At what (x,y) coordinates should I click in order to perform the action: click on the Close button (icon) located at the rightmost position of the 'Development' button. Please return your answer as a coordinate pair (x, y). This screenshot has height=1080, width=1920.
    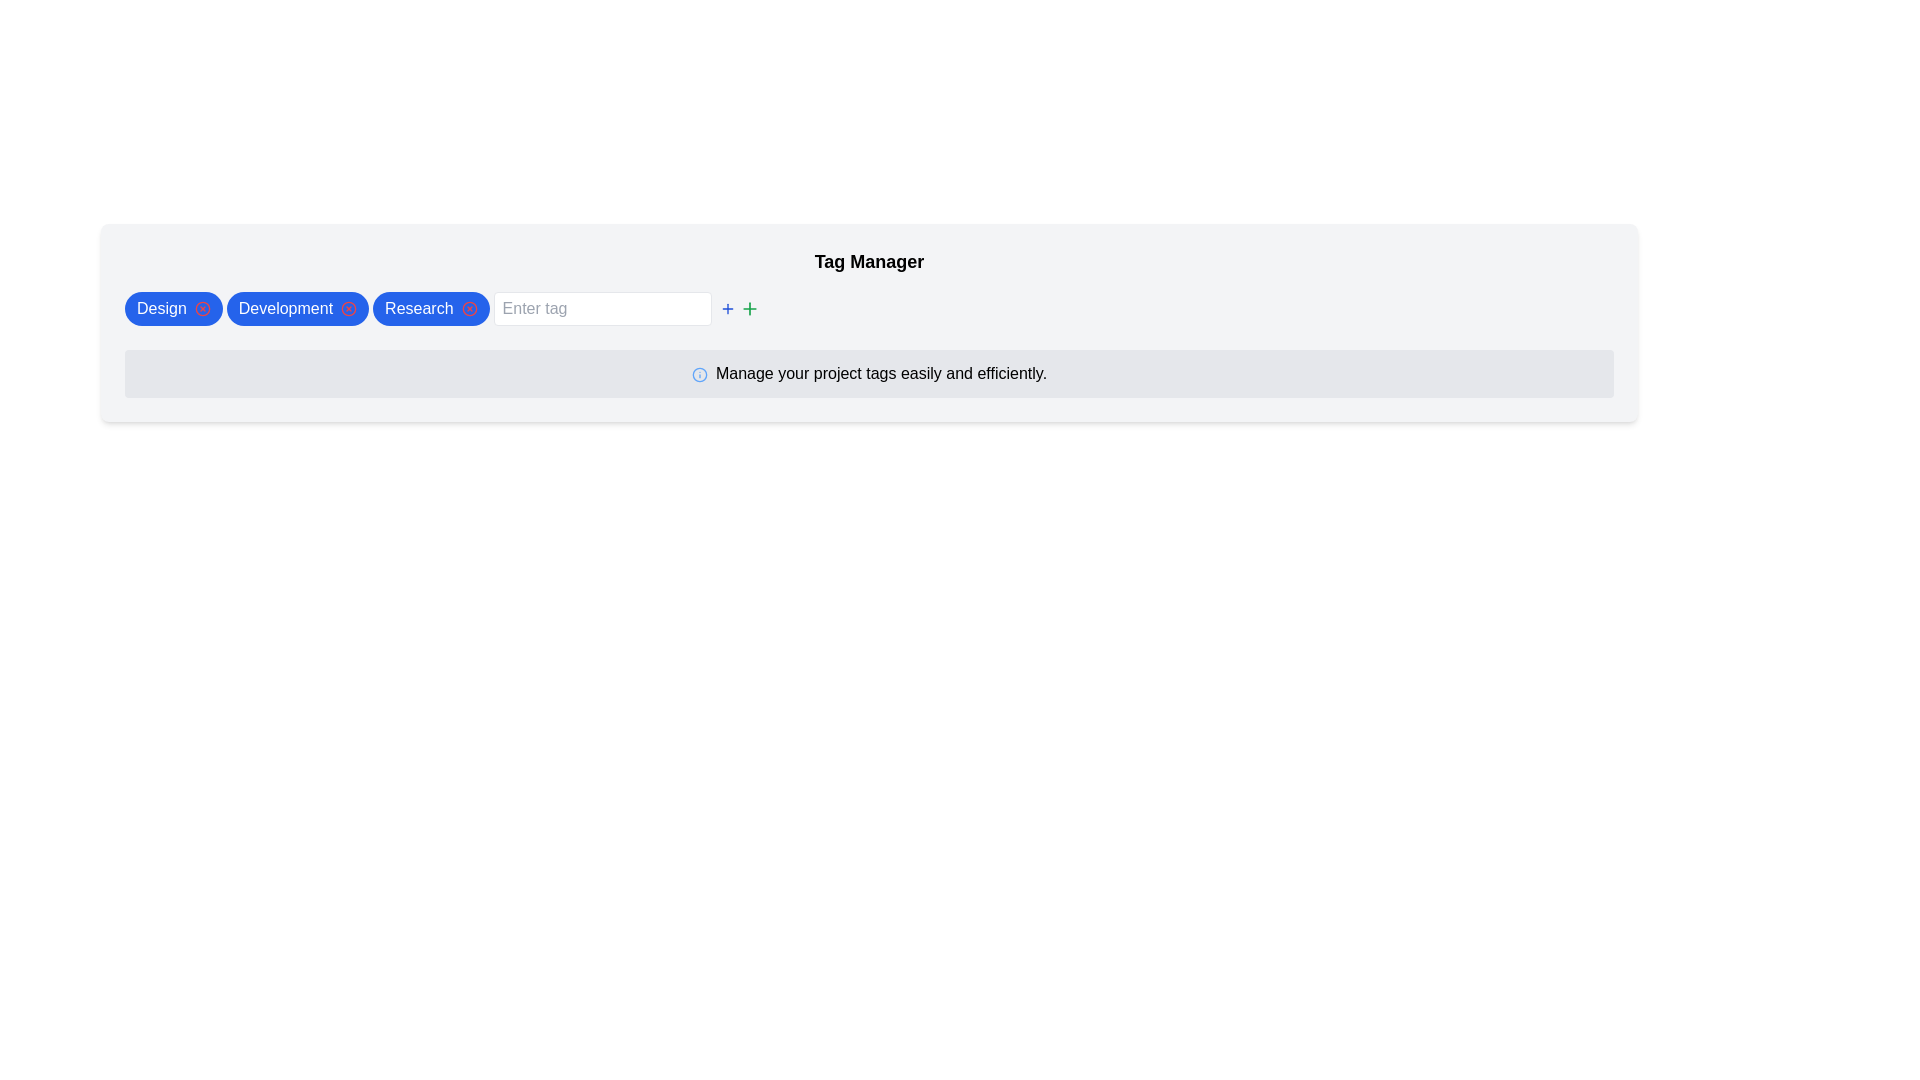
    Looking at the image, I should click on (349, 308).